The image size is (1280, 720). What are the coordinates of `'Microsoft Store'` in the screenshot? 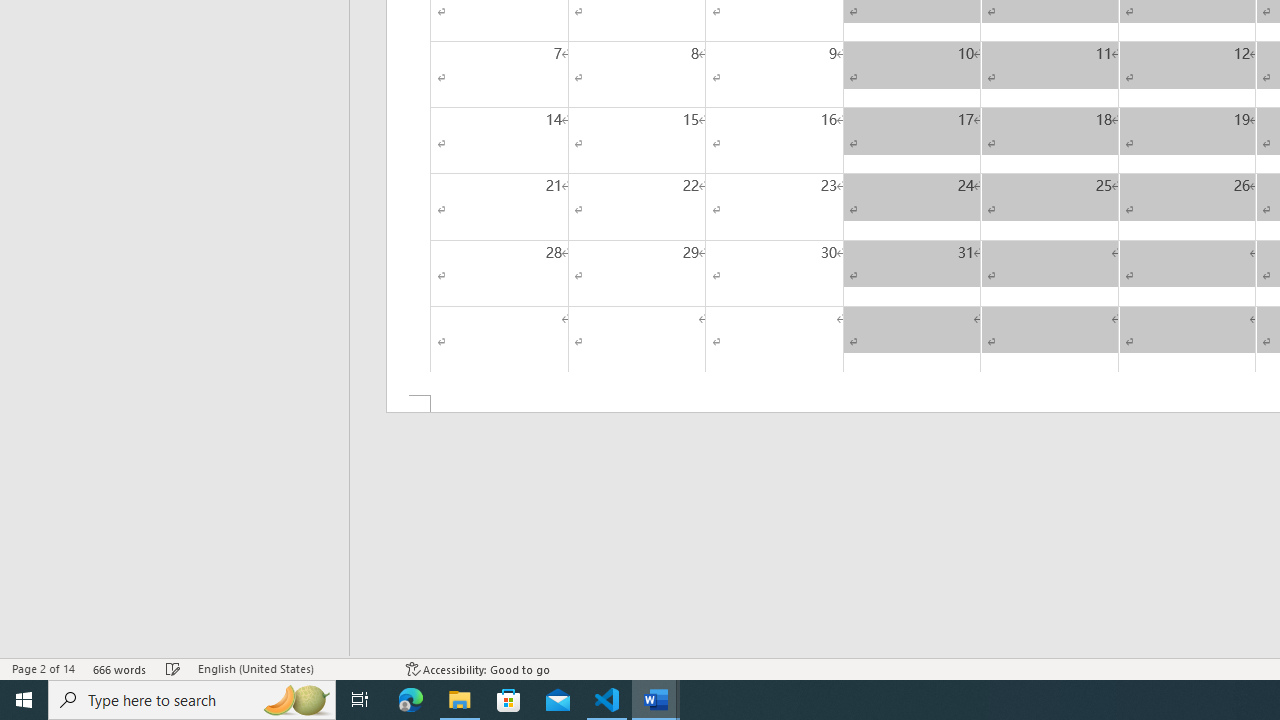 It's located at (509, 698).